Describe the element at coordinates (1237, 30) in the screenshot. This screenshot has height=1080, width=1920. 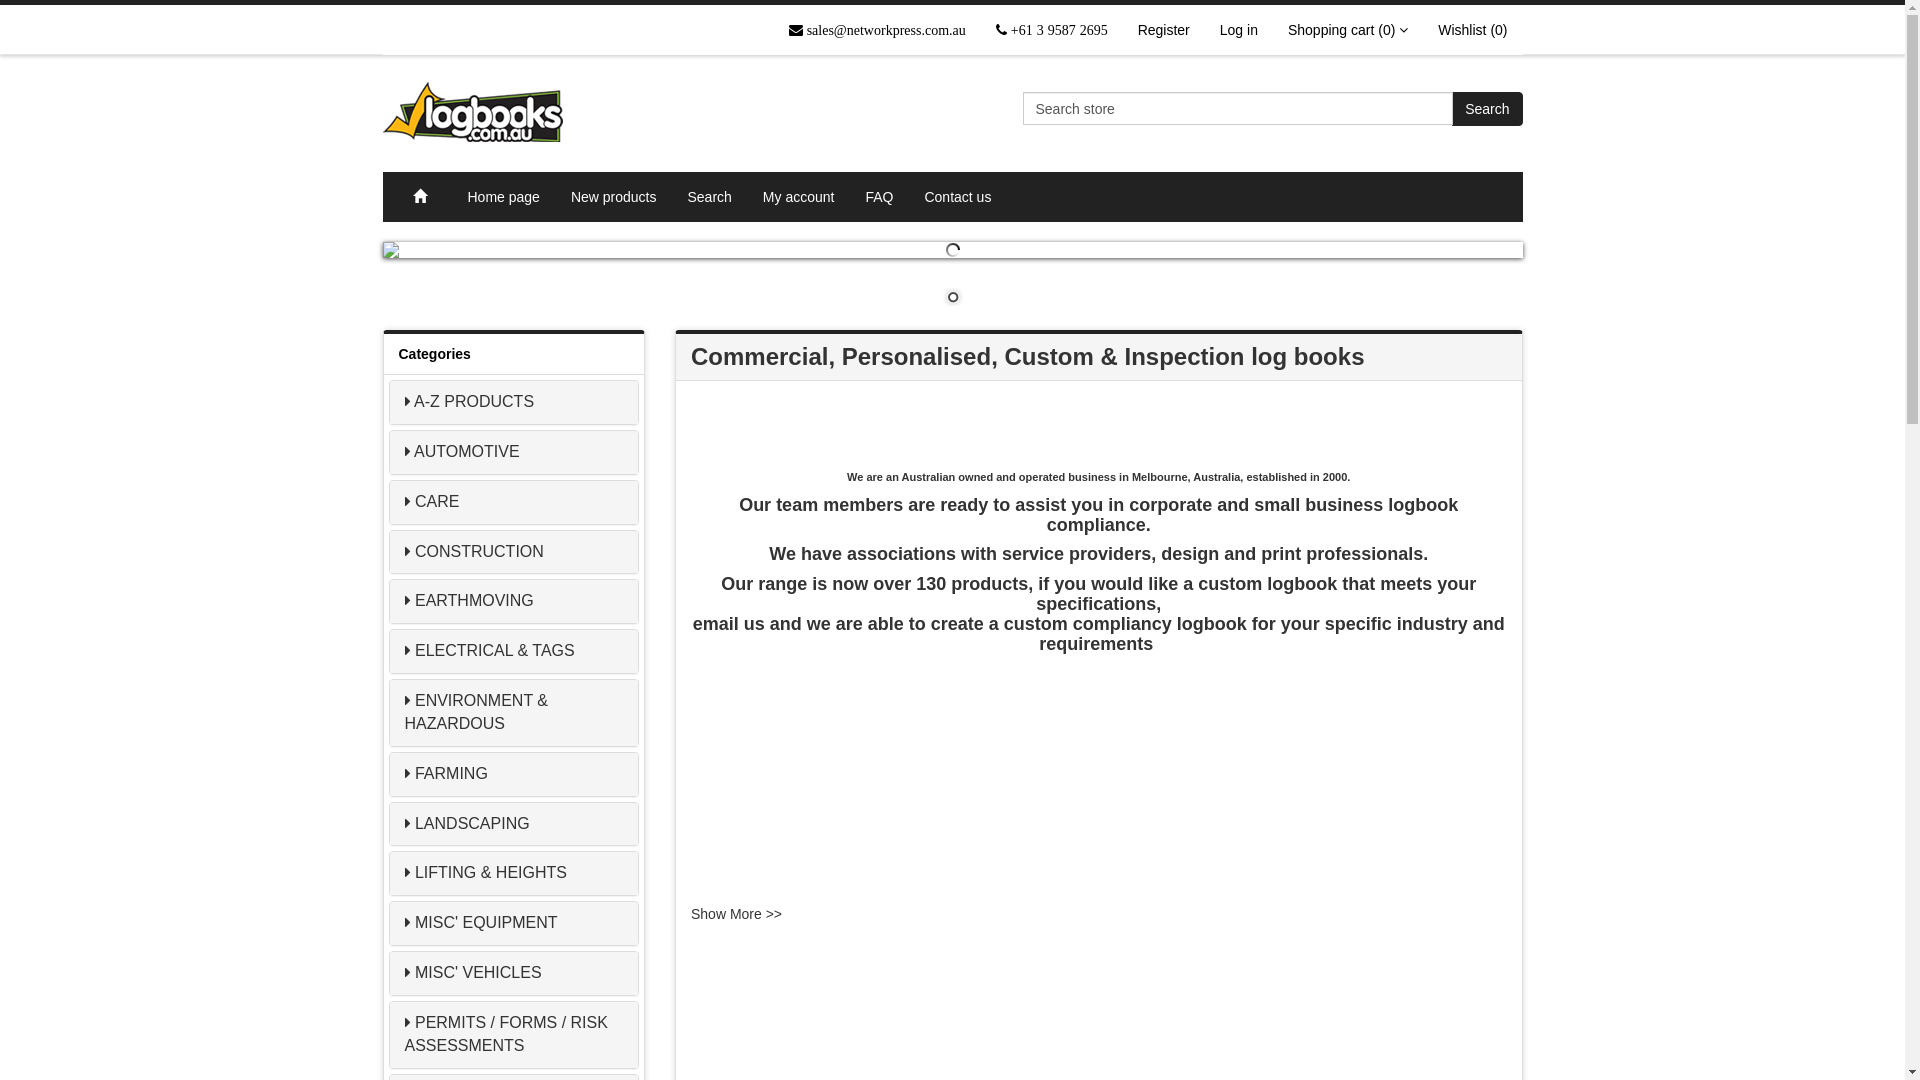
I see `'Log in'` at that location.